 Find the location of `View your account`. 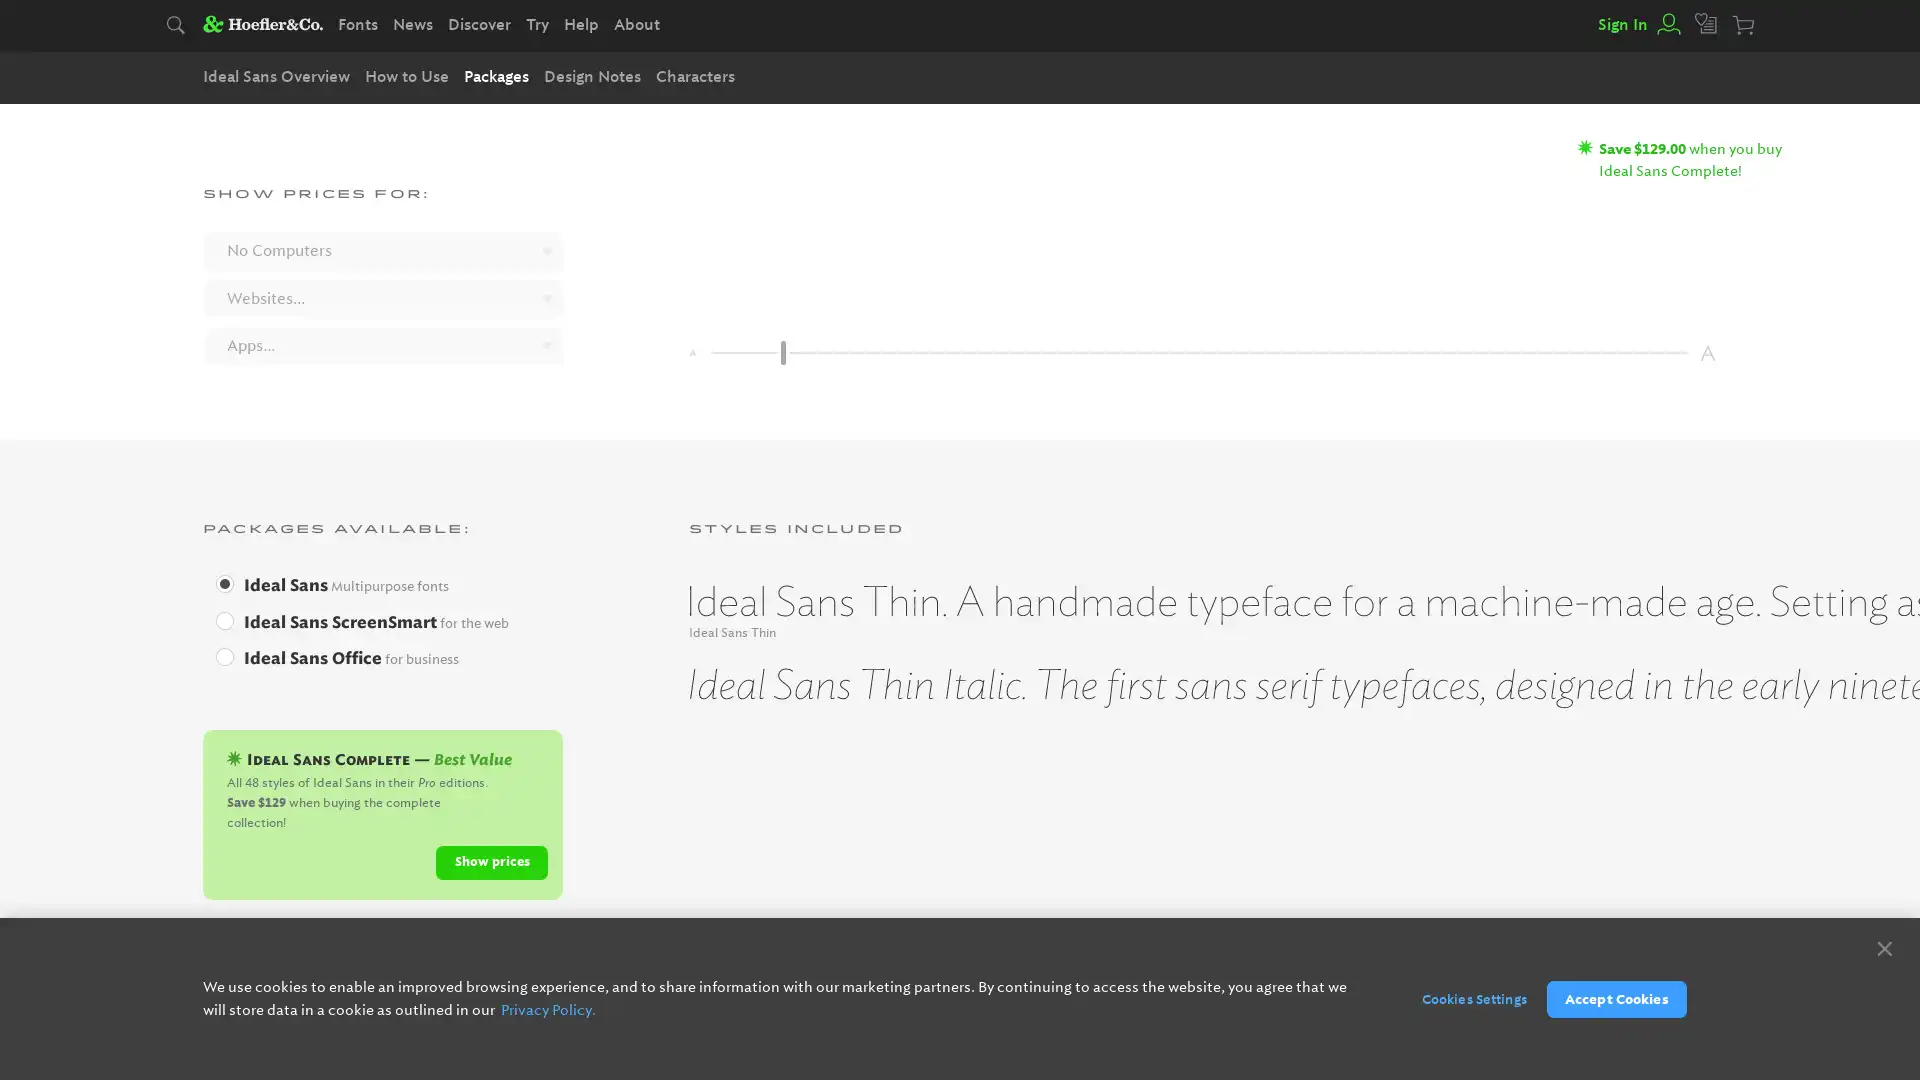

View your account is located at coordinates (1666, 24).